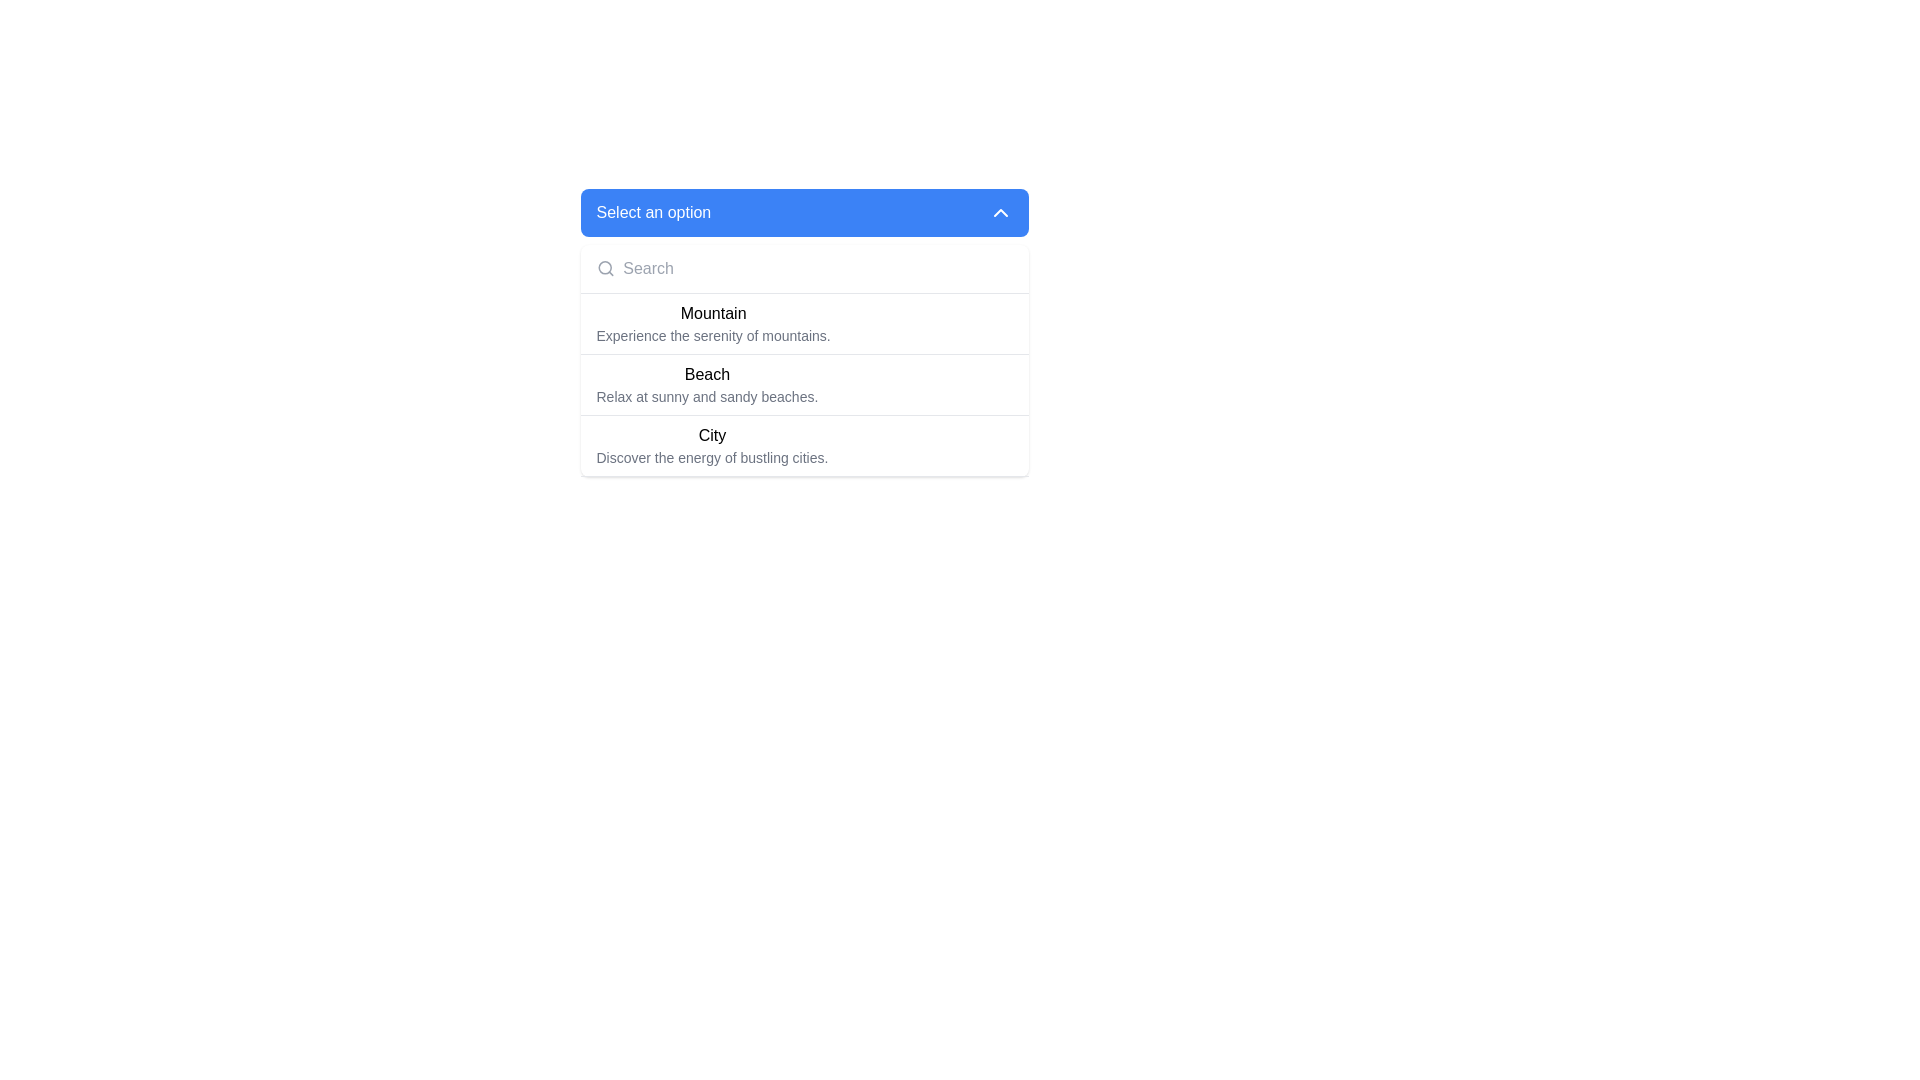 Image resolution: width=1920 pixels, height=1080 pixels. I want to click on the static text label that provides additional information about the 'City' option, which is located directly beneath the heading 'City', so click(712, 458).